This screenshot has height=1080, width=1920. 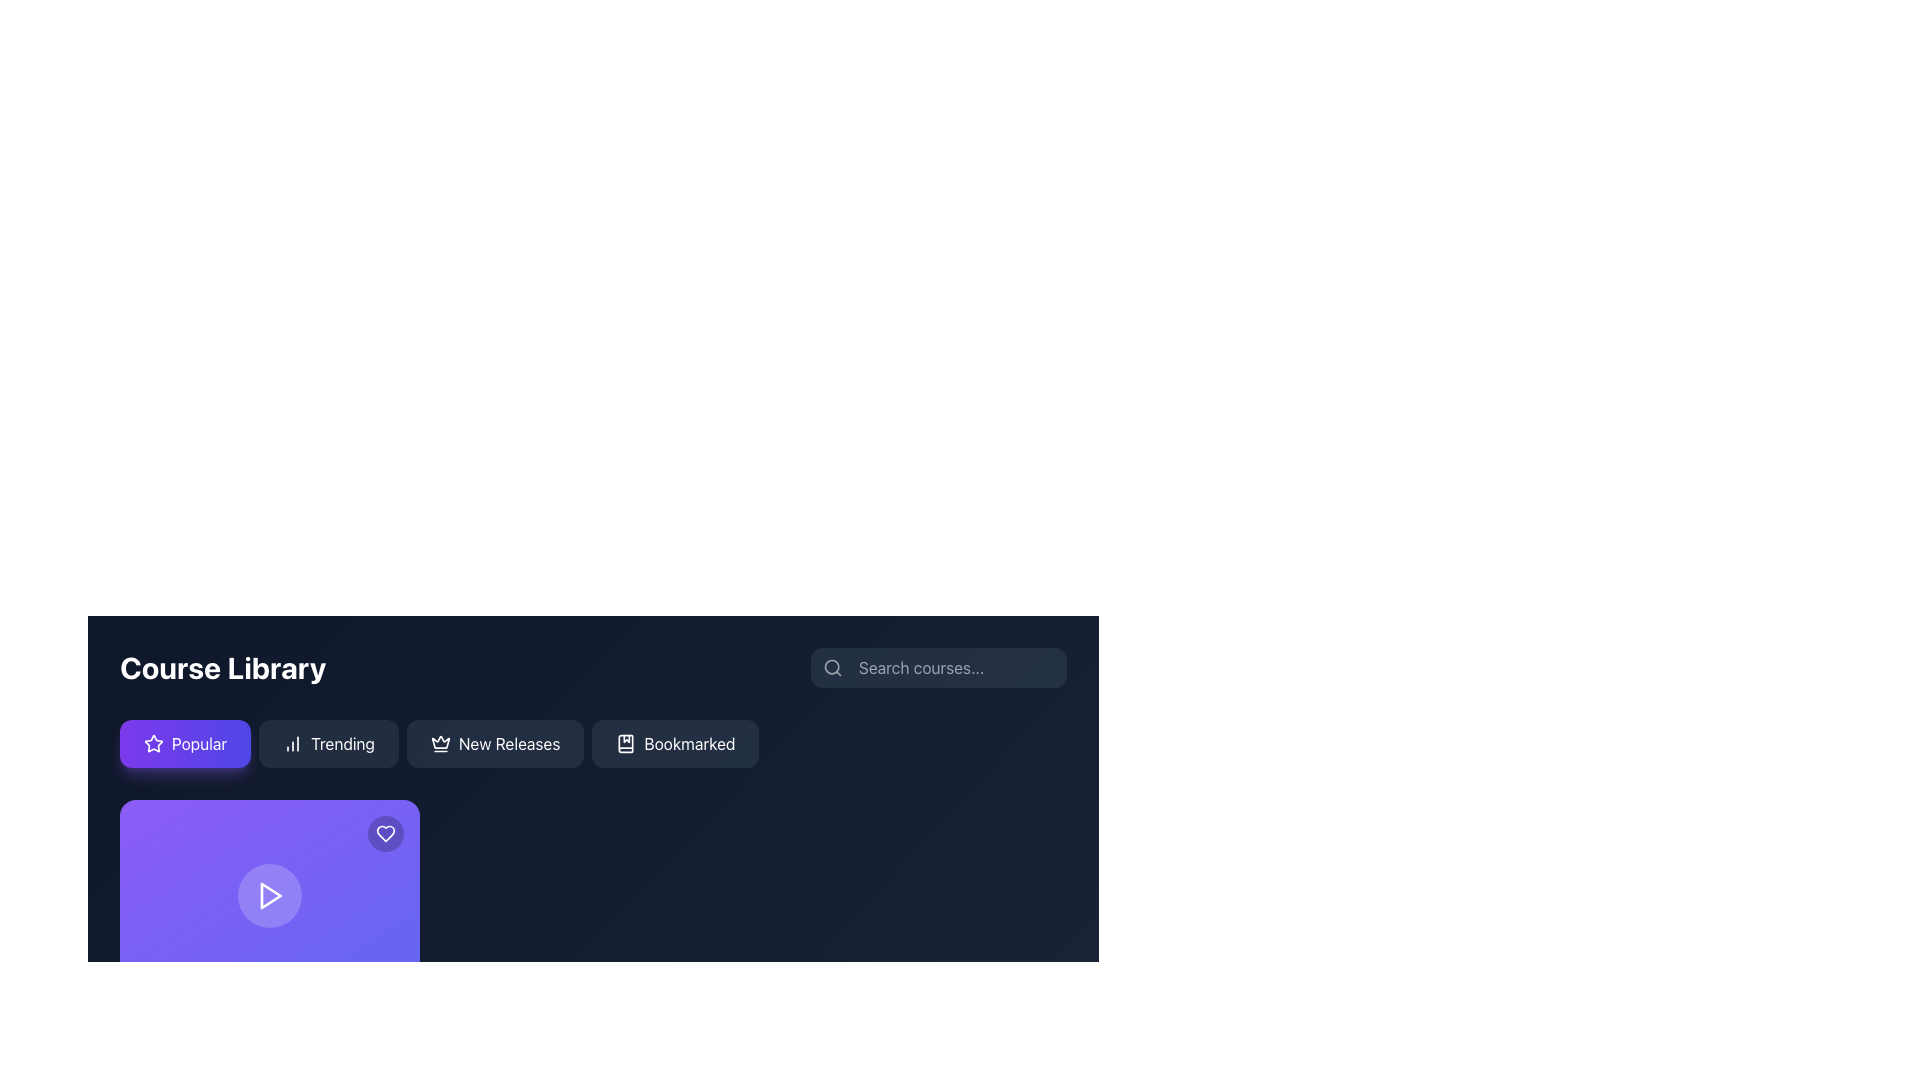 What do you see at coordinates (343, 744) in the screenshot?
I see `the navigation button labeled with a Text label that directs to trending content, located to the immediate right of the 'Popular' button` at bounding box center [343, 744].